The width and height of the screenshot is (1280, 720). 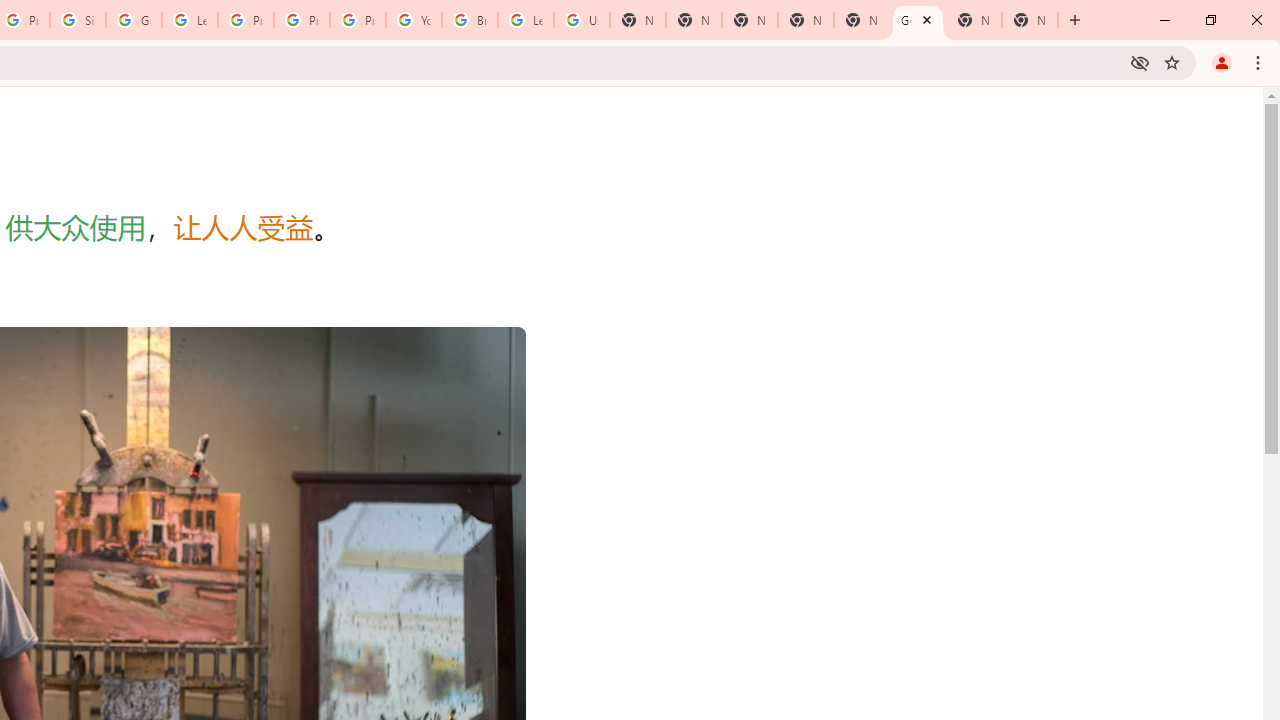 What do you see at coordinates (413, 20) in the screenshot?
I see `'YouTube'` at bounding box center [413, 20].